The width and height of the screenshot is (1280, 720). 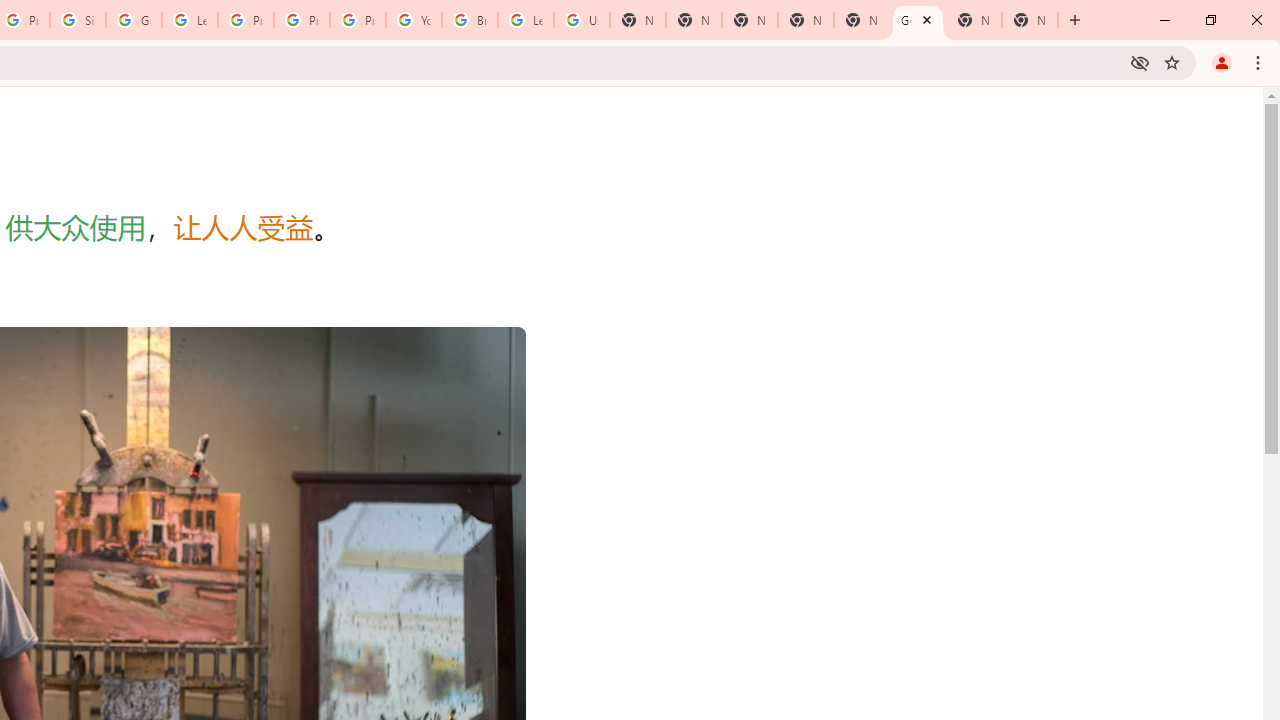 What do you see at coordinates (413, 20) in the screenshot?
I see `'YouTube'` at bounding box center [413, 20].